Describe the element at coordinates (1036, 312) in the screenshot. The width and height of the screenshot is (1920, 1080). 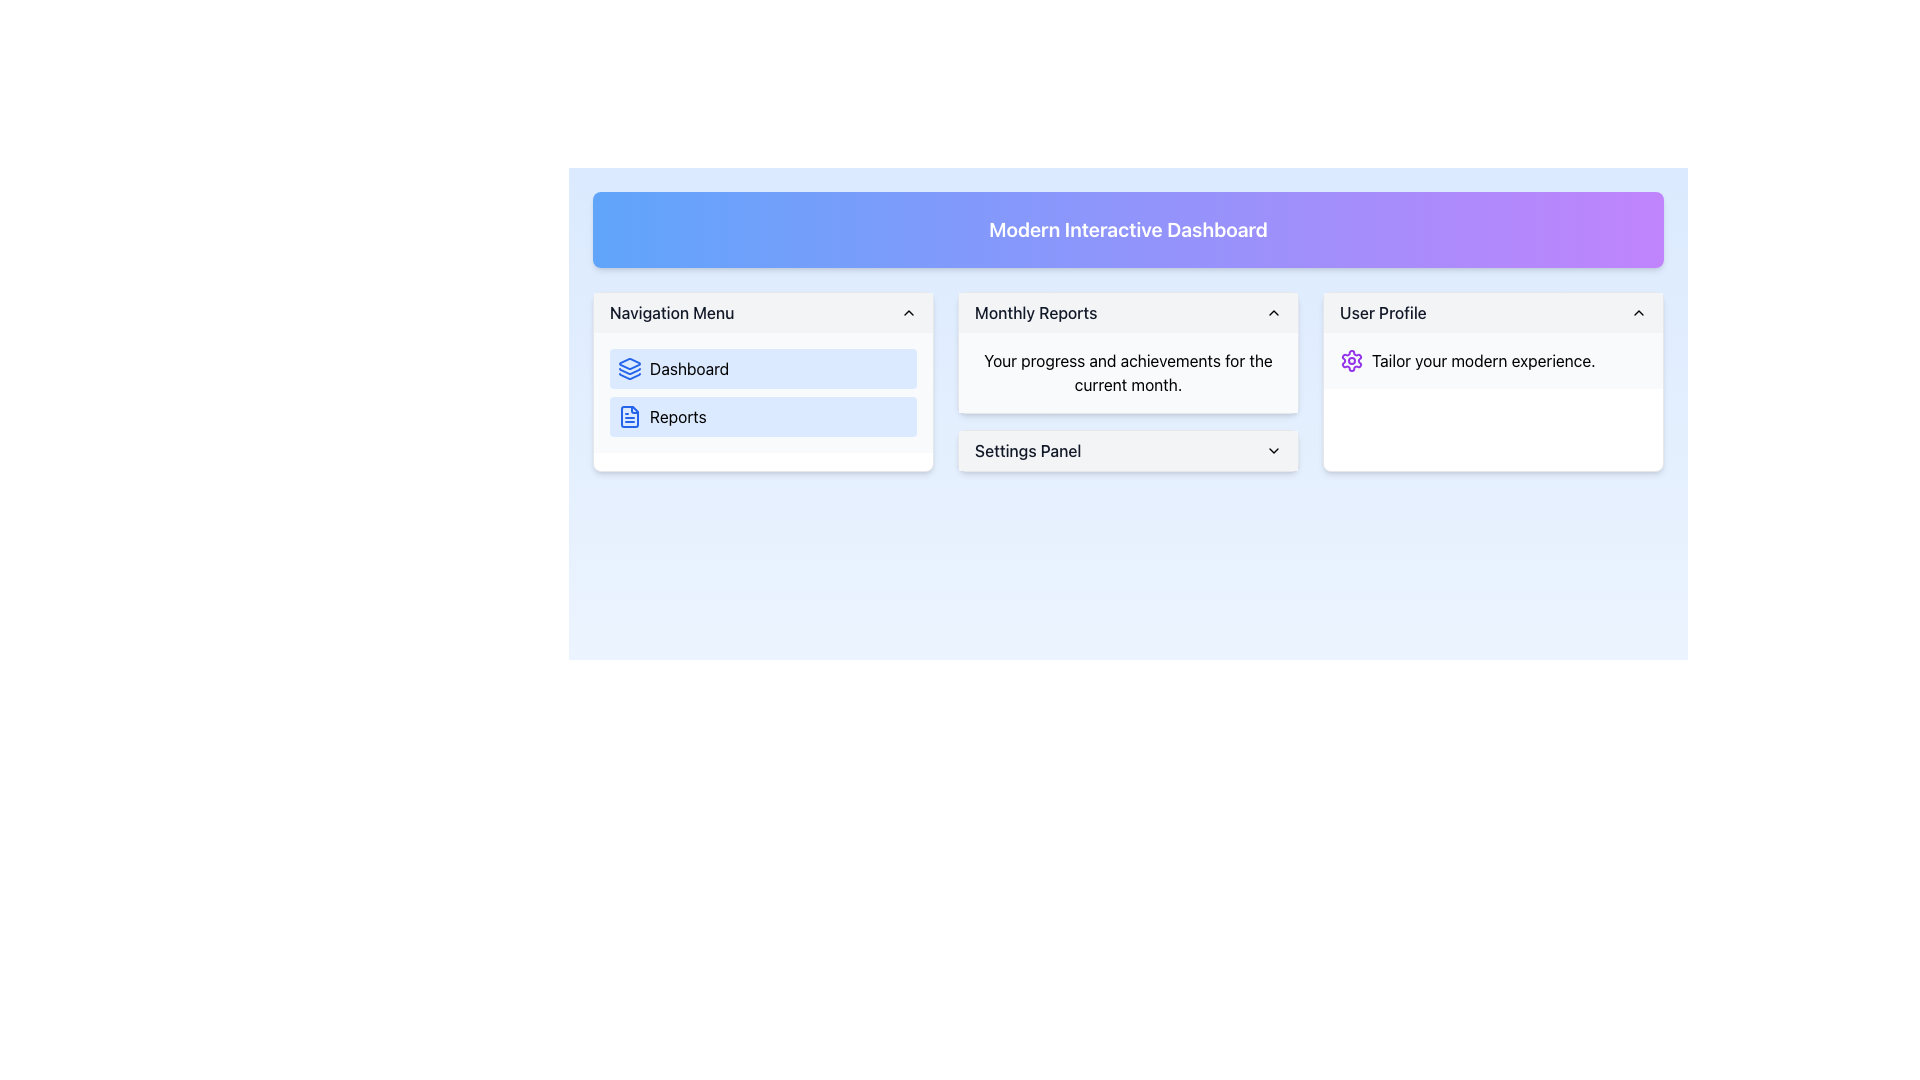
I see `the 'Monthly Reports' text label, which is a dark gray font label aligned left in the middle panel of the 'Modern Interactive Dashboard.'` at that location.